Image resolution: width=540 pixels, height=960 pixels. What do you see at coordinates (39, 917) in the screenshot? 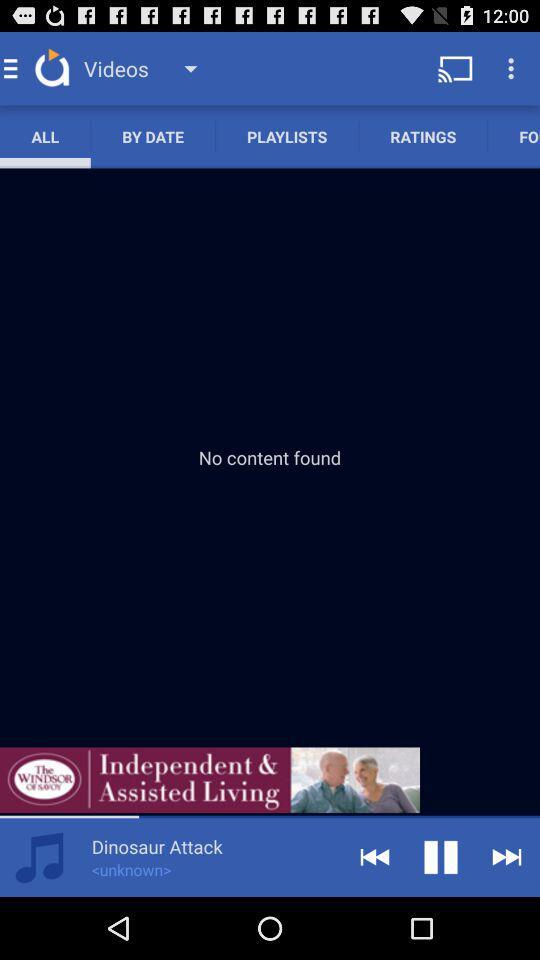
I see `the music icon` at bounding box center [39, 917].